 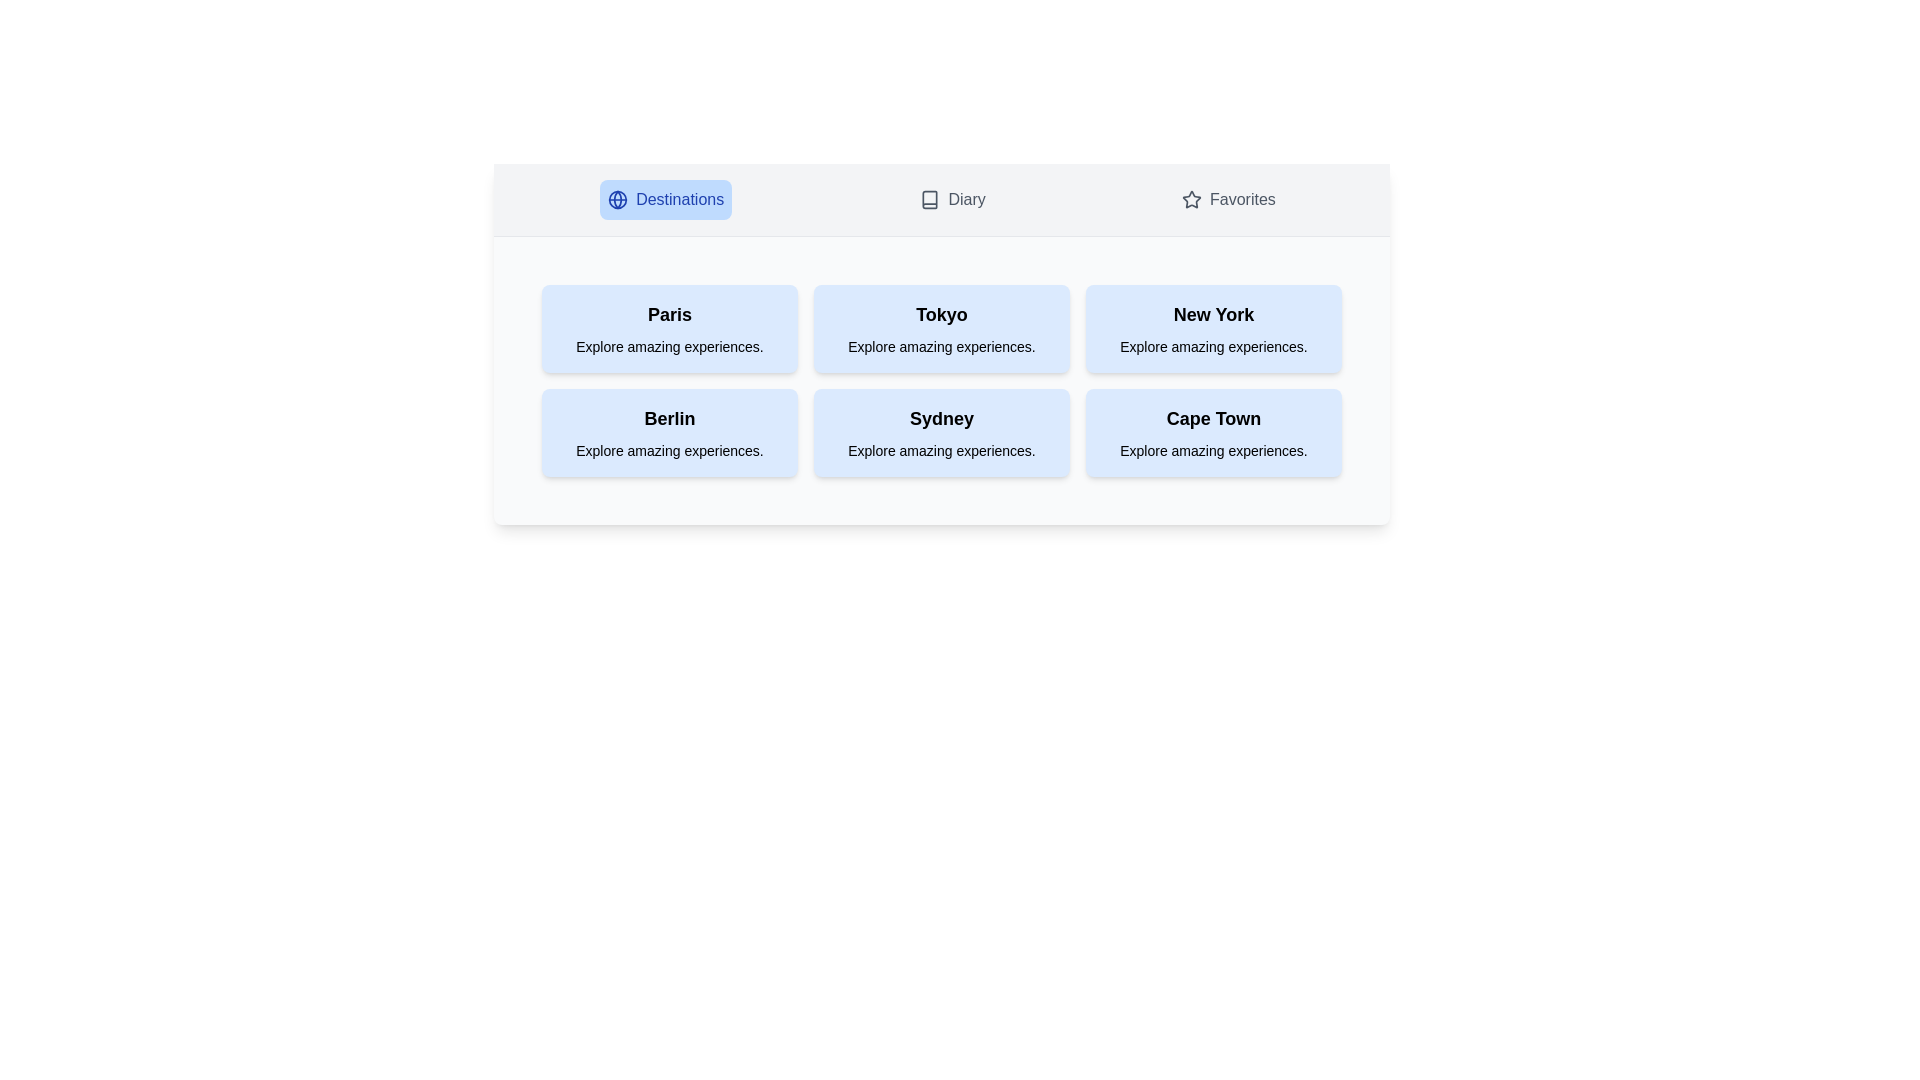 I want to click on the destination card labeled New York, so click(x=1213, y=327).